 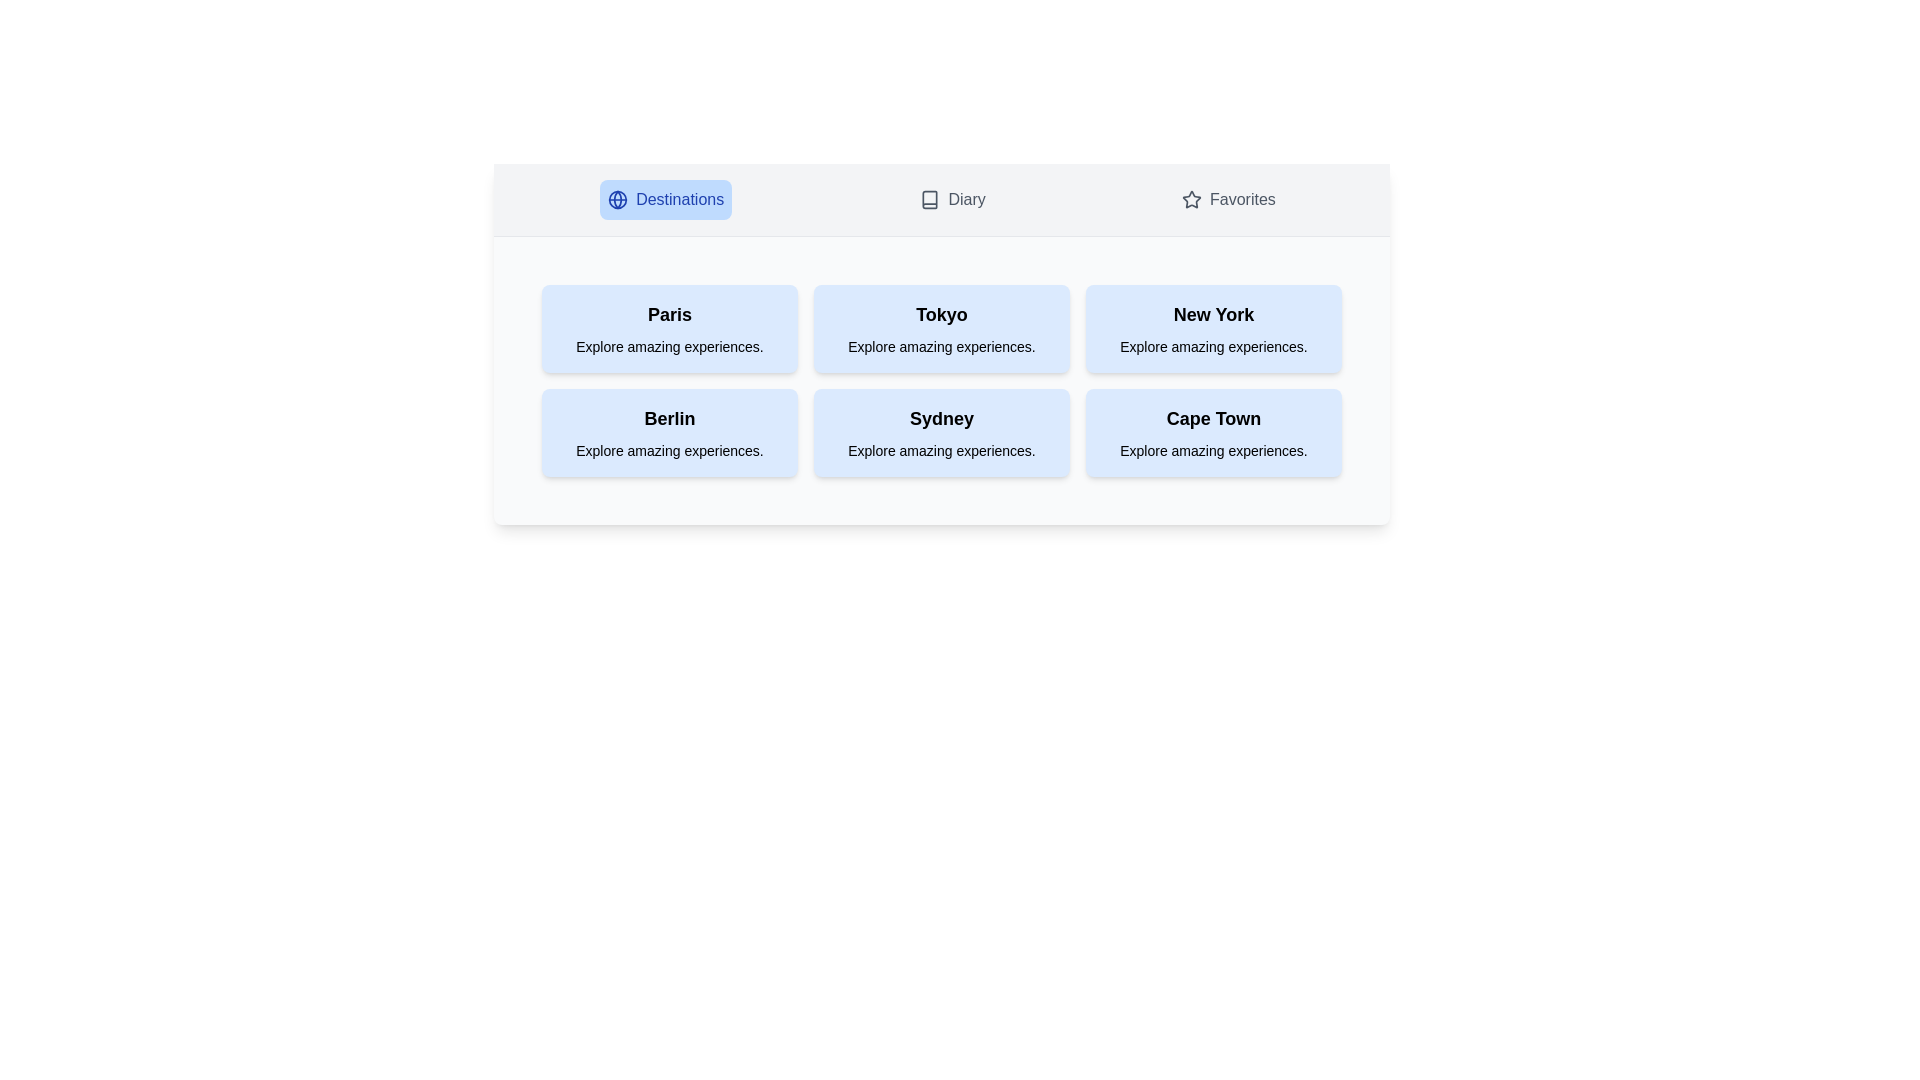 I want to click on the destination card labeled New York, so click(x=1213, y=327).